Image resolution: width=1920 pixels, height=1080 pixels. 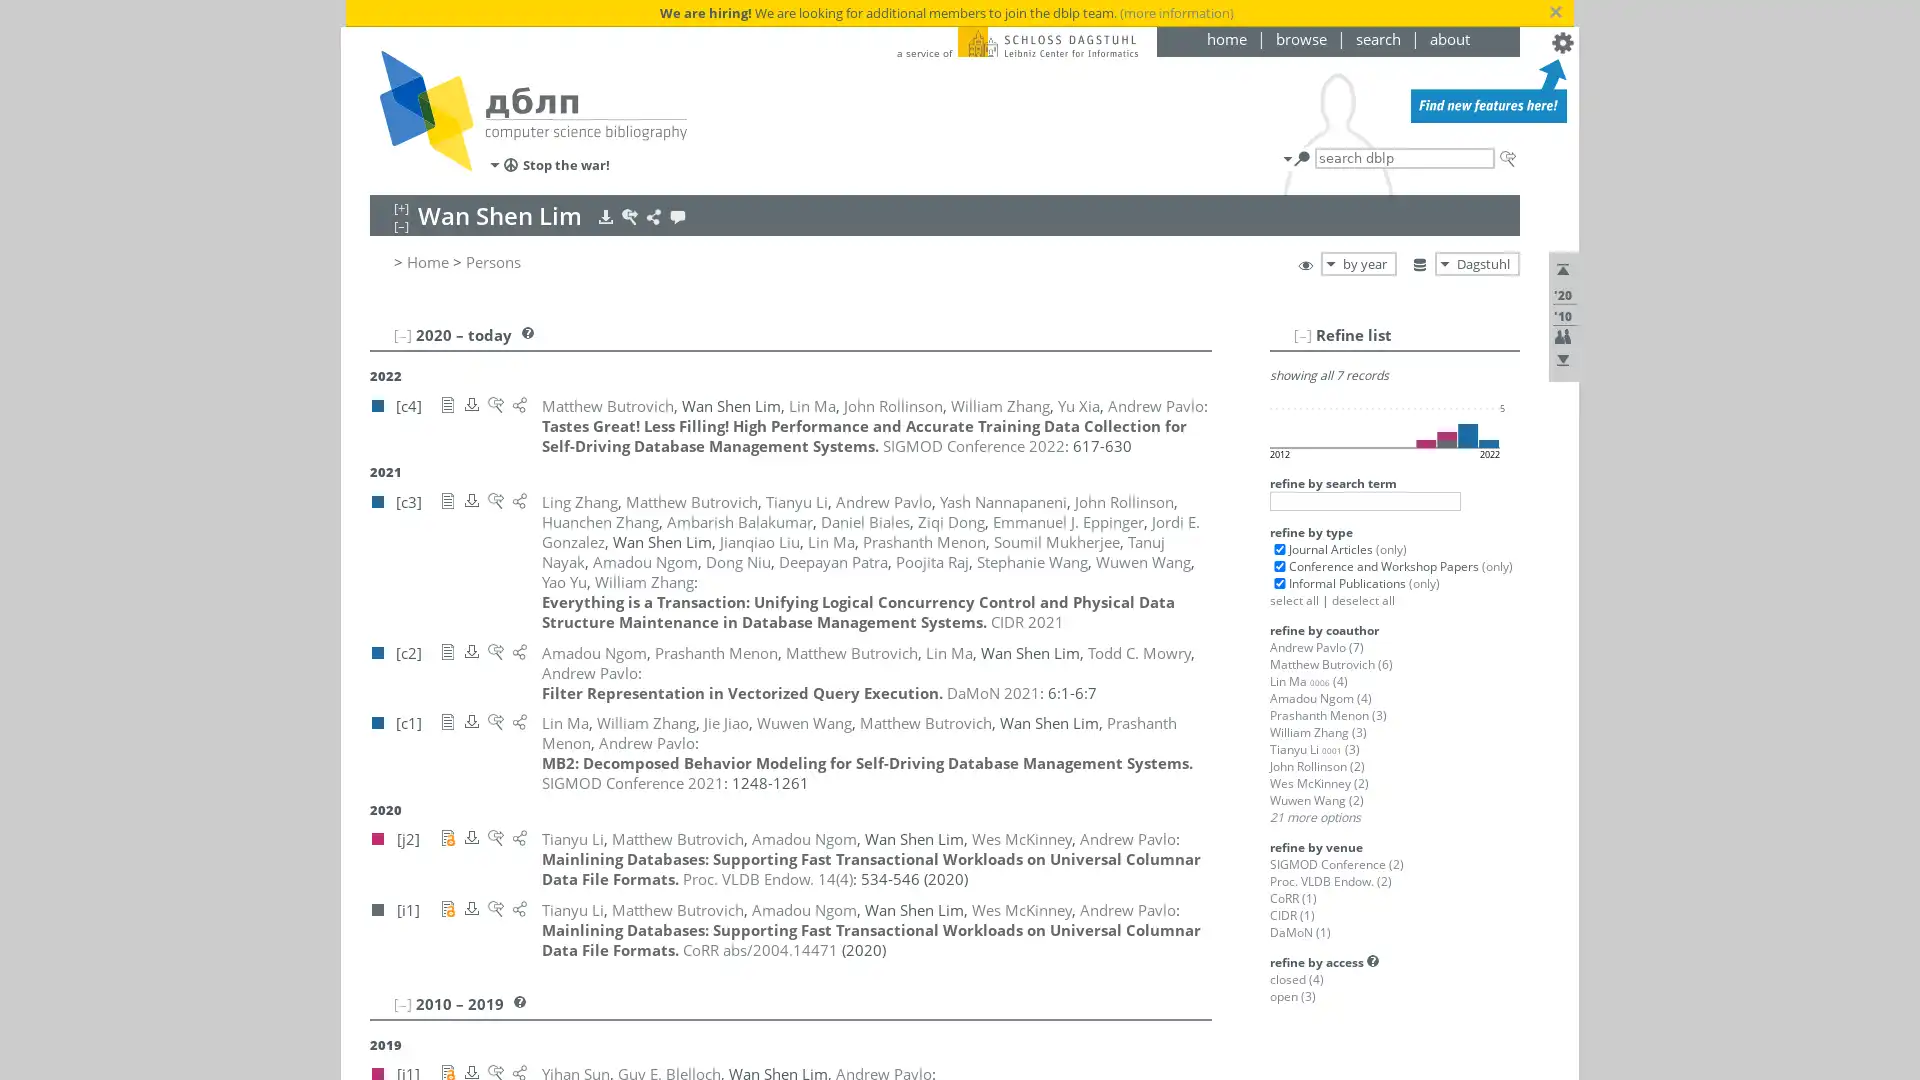 I want to click on William Zhang (3), so click(x=1318, y=732).